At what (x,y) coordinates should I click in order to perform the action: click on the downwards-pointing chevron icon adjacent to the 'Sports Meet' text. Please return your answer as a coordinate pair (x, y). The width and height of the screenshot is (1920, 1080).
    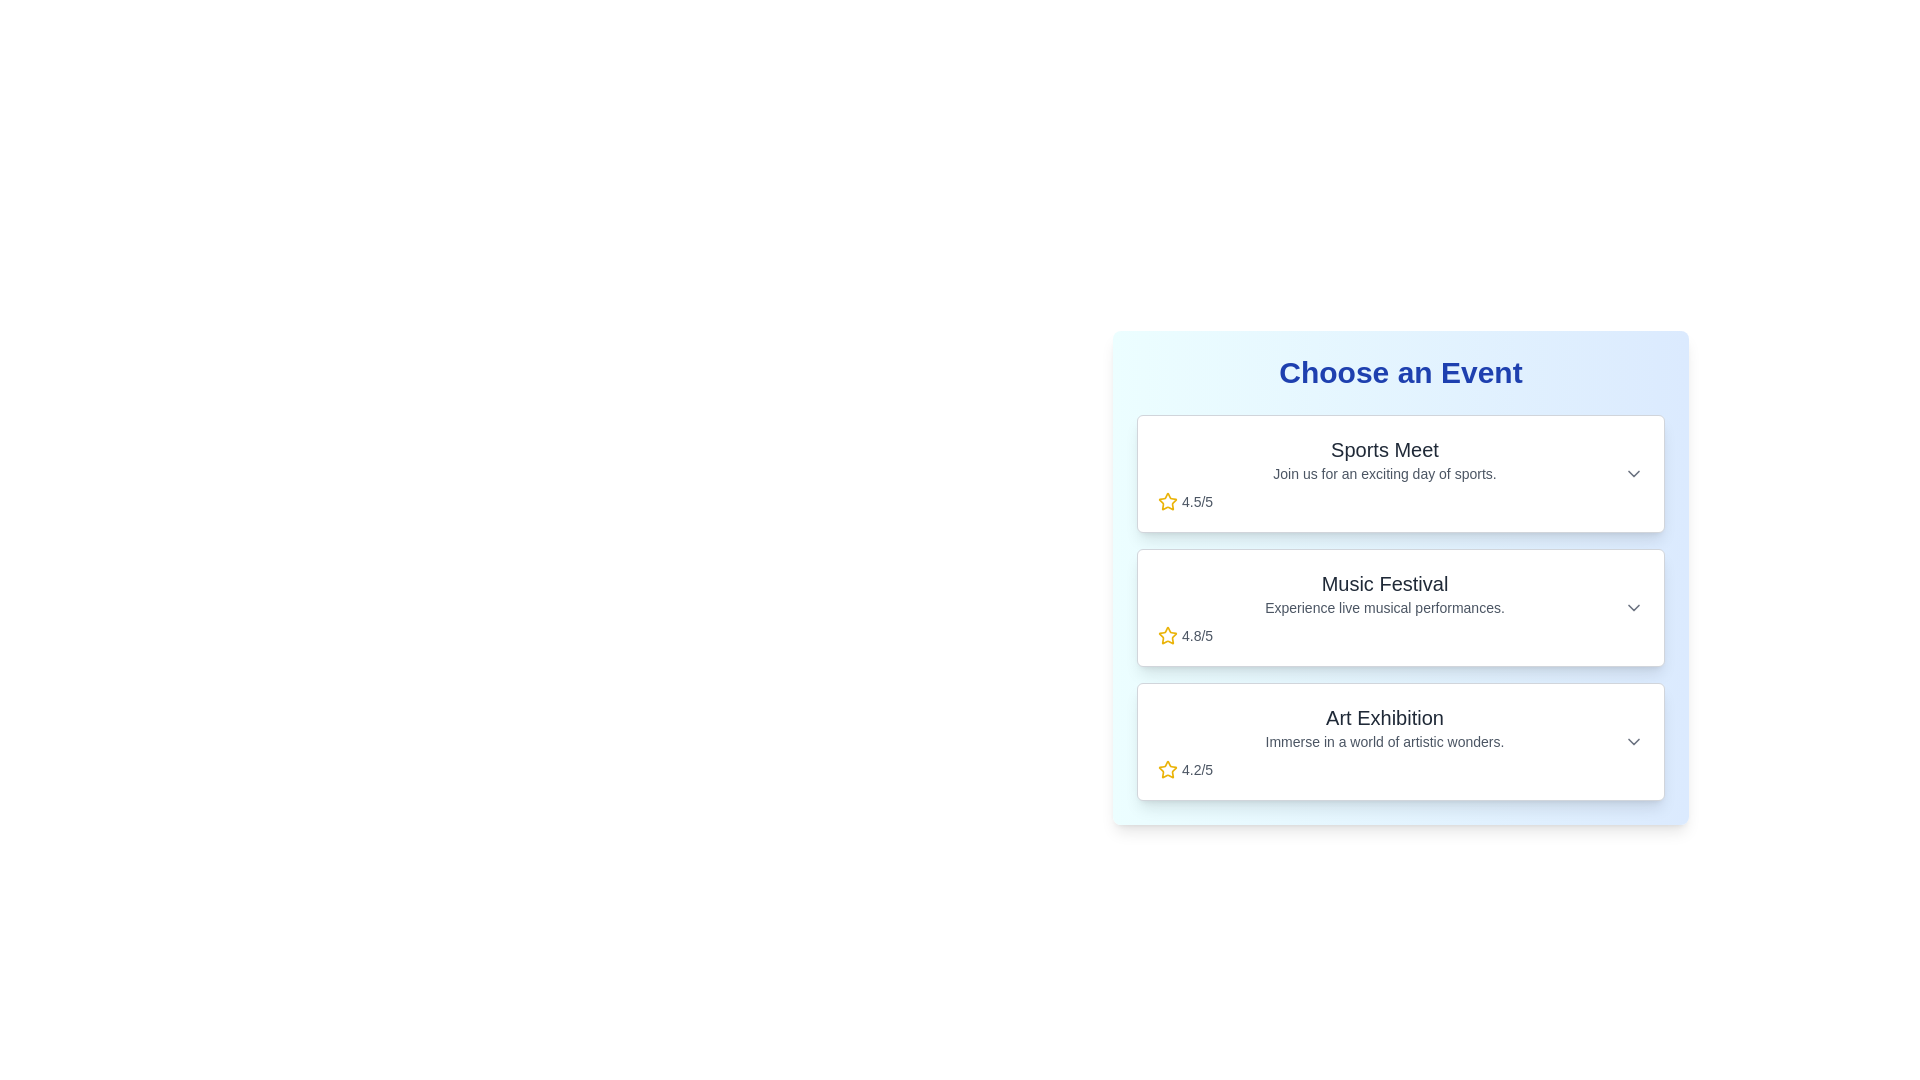
    Looking at the image, I should click on (1633, 474).